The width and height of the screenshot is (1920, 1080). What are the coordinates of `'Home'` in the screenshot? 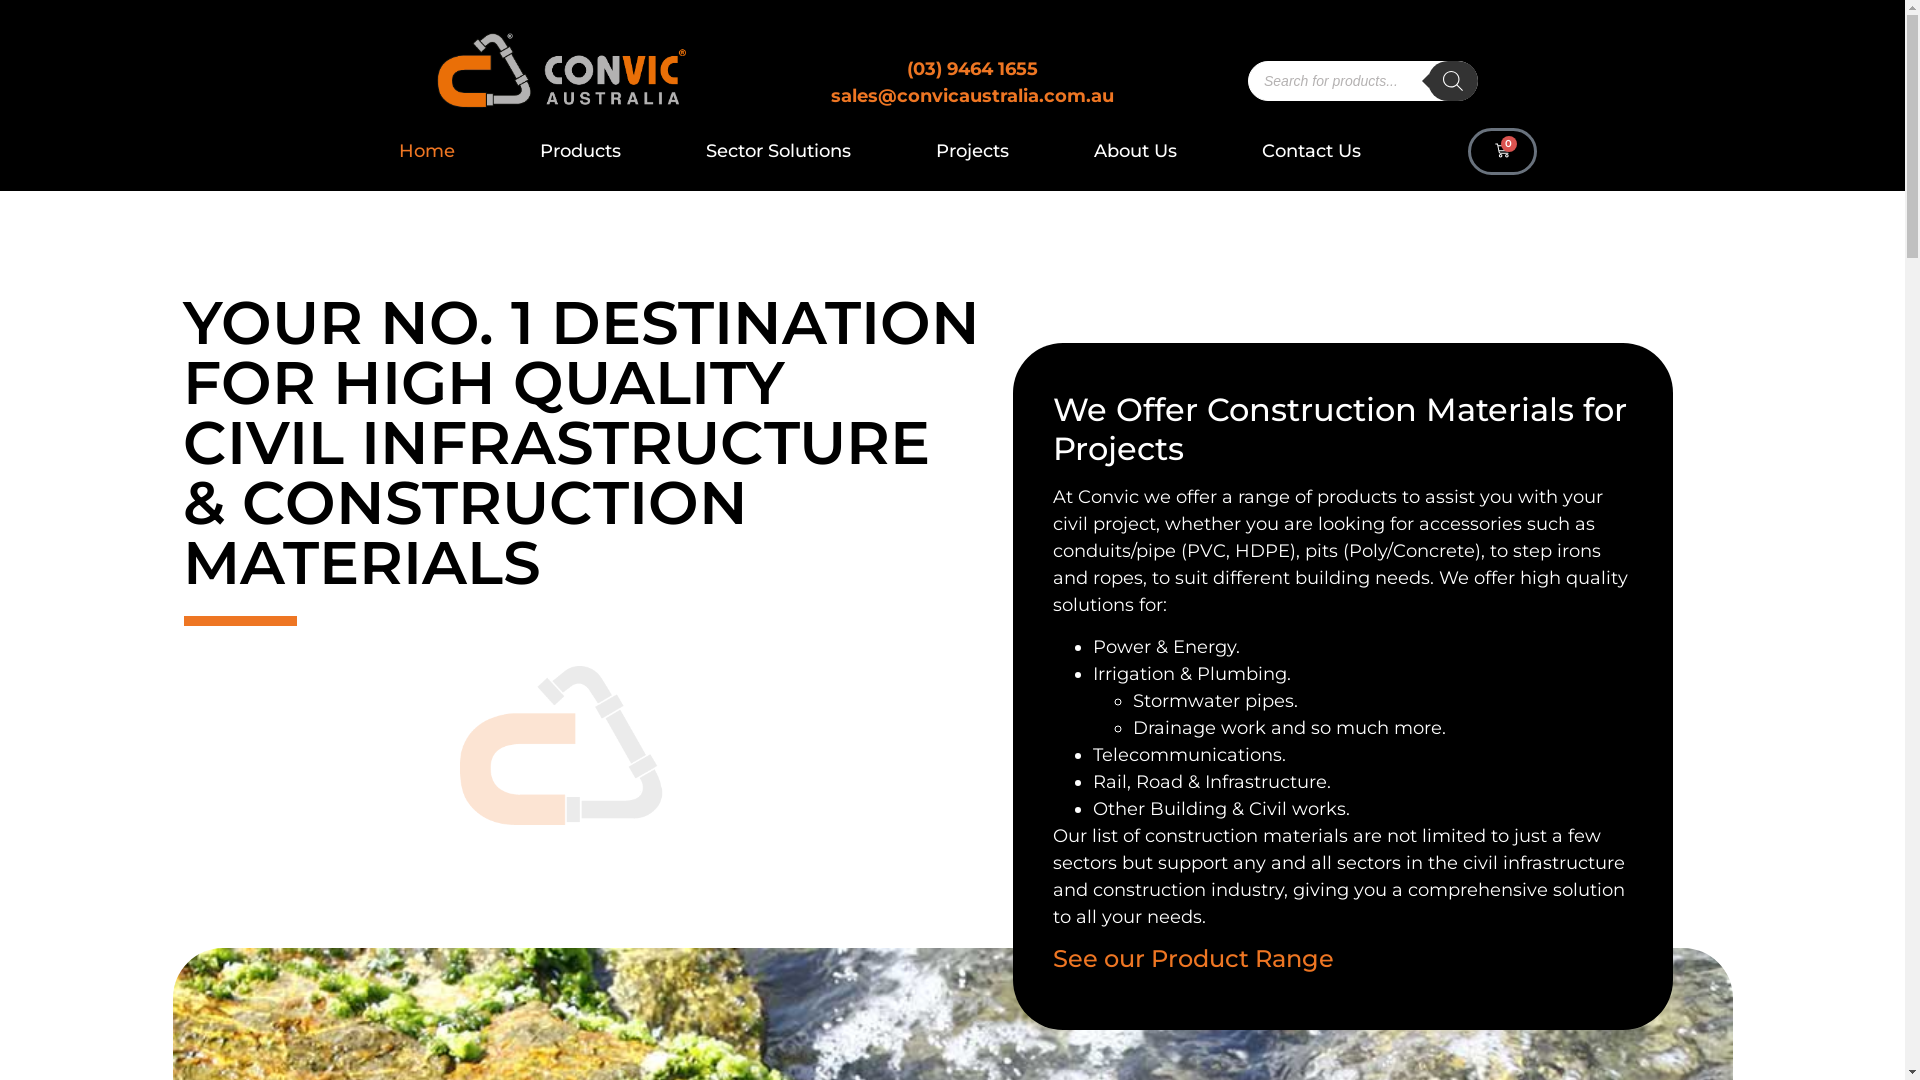 It's located at (378, 149).